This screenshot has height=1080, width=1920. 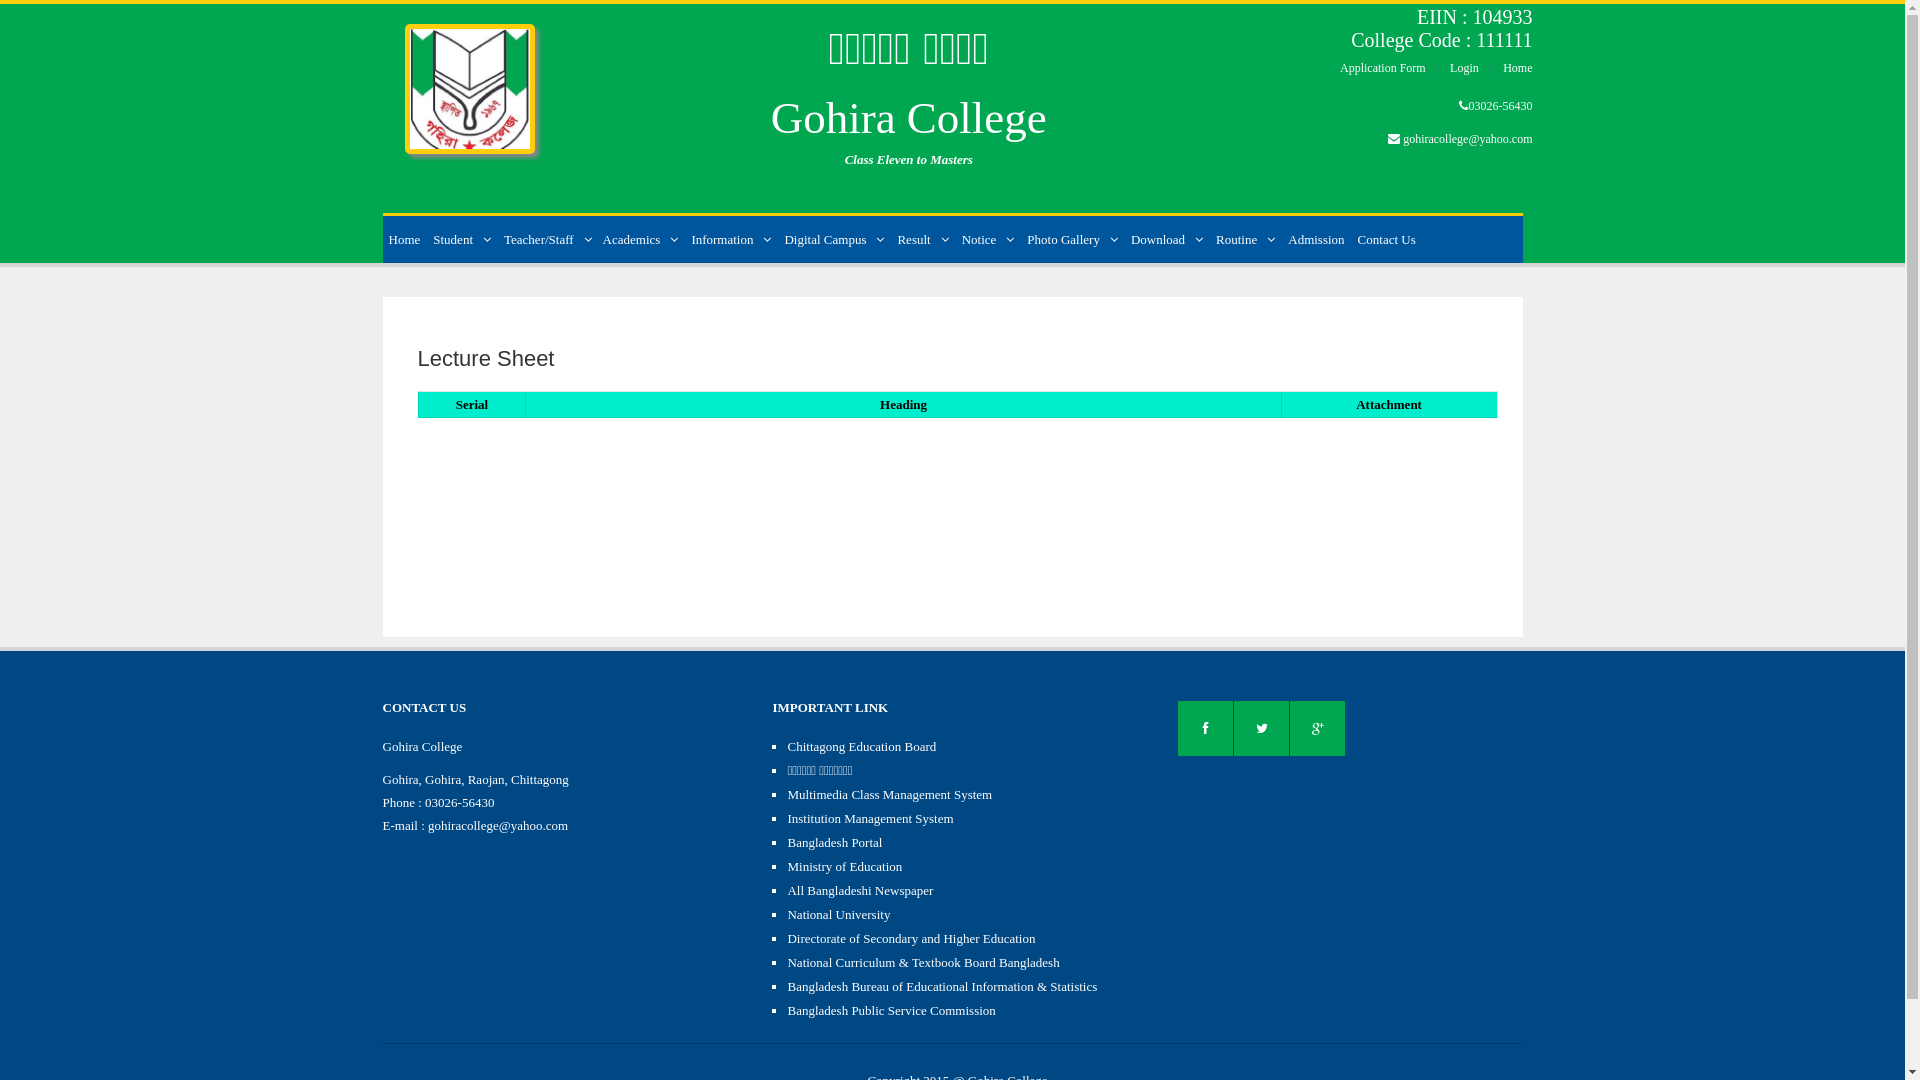 What do you see at coordinates (1517, 67) in the screenshot?
I see `'Home'` at bounding box center [1517, 67].